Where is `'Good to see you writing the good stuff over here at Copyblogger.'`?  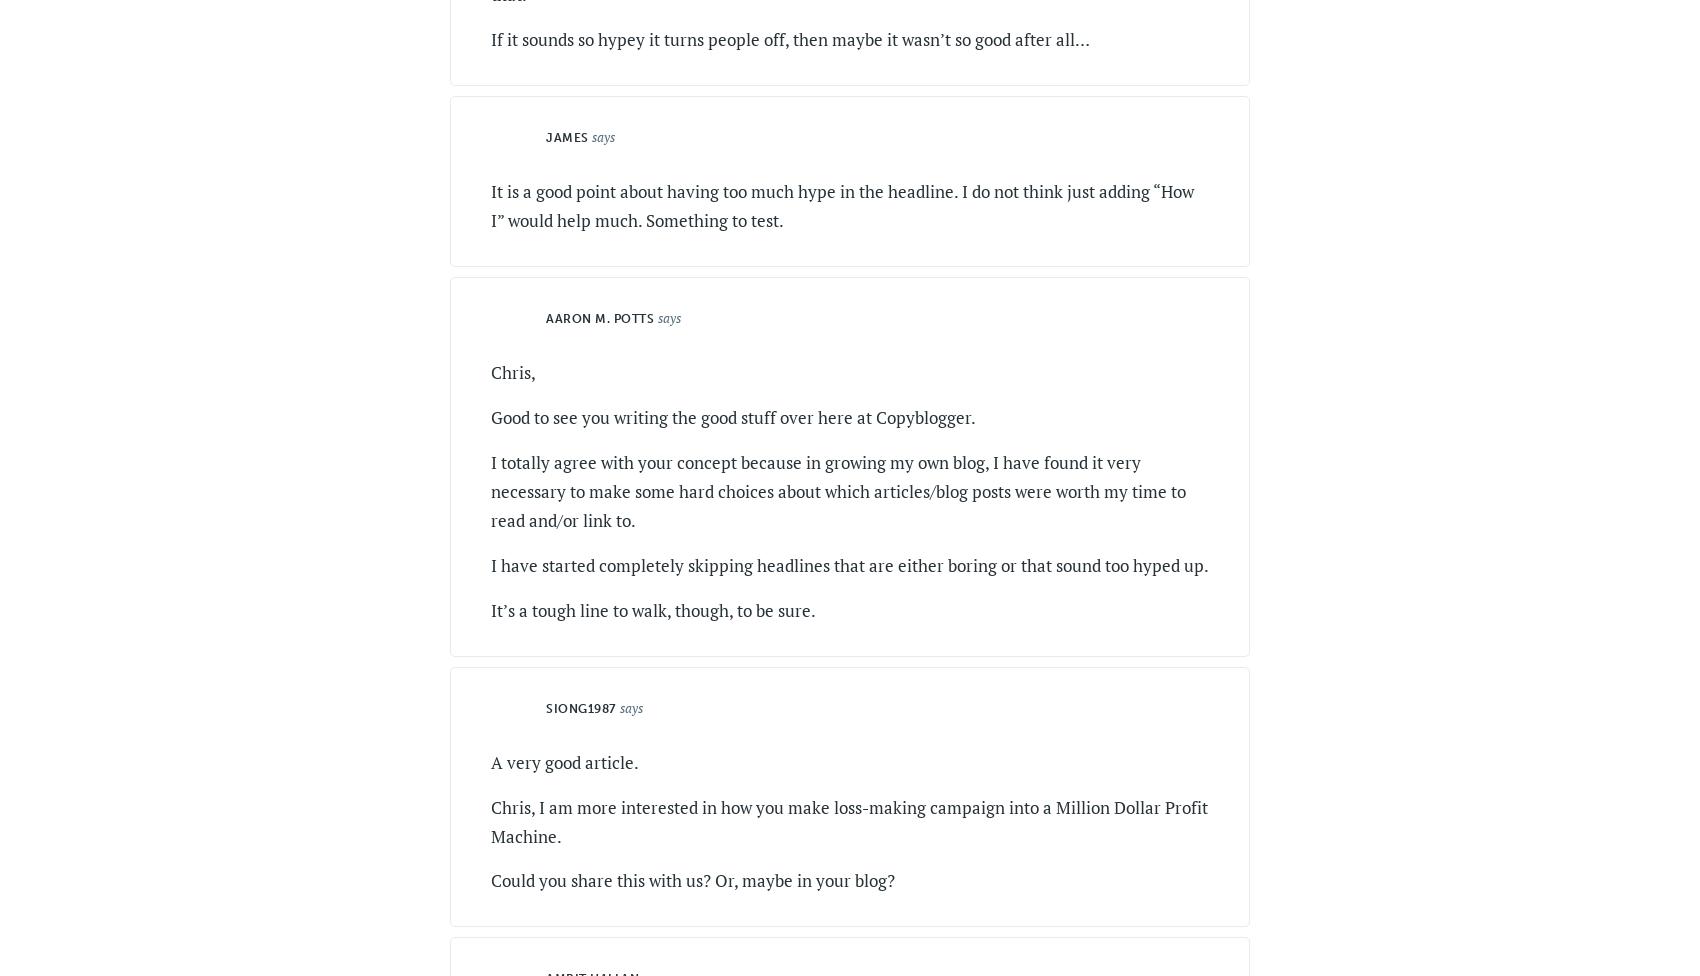
'Good to see you writing the good stuff over here at Copyblogger.' is located at coordinates (490, 416).